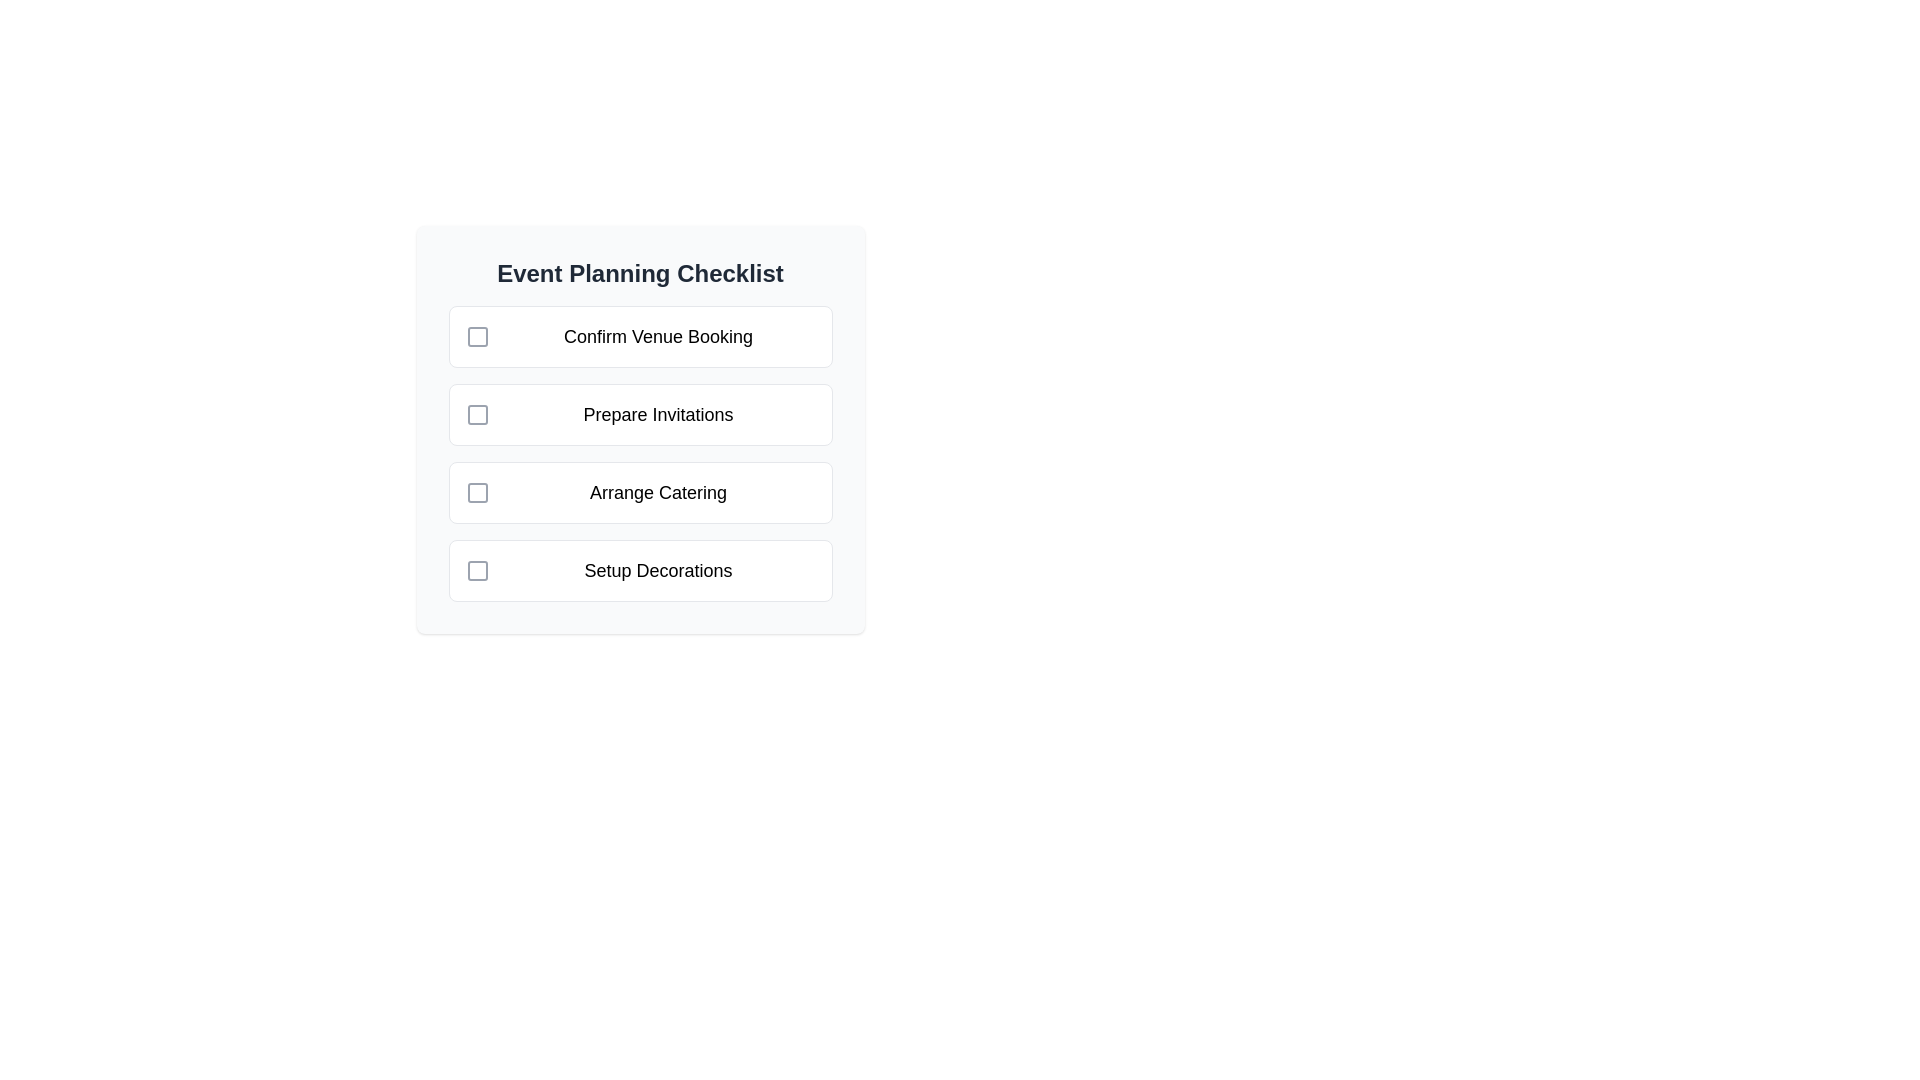 The width and height of the screenshot is (1920, 1080). I want to click on the third checkbox in the 'Event Planning Checklist' to trigger the hover effect, so click(476, 493).